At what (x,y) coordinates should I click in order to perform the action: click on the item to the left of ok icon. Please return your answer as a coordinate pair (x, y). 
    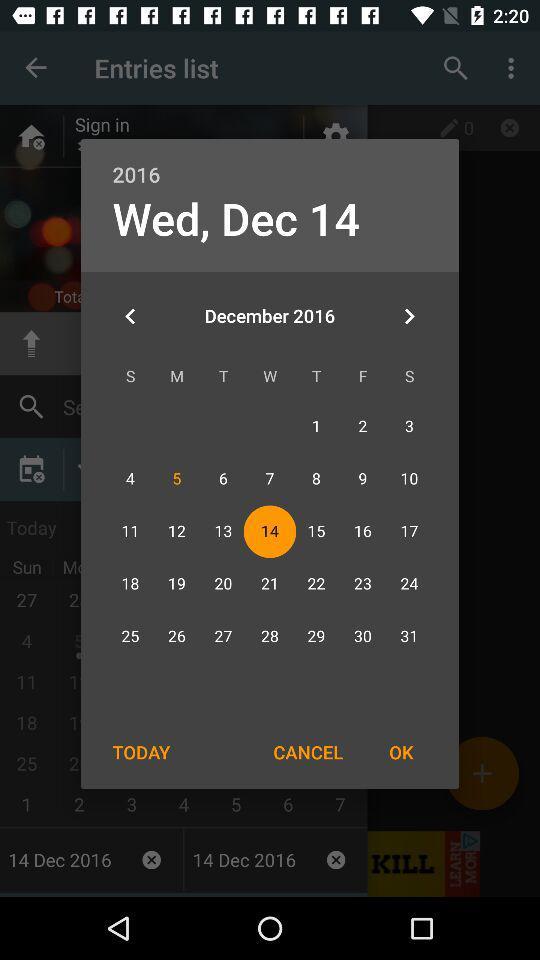
    Looking at the image, I should click on (308, 751).